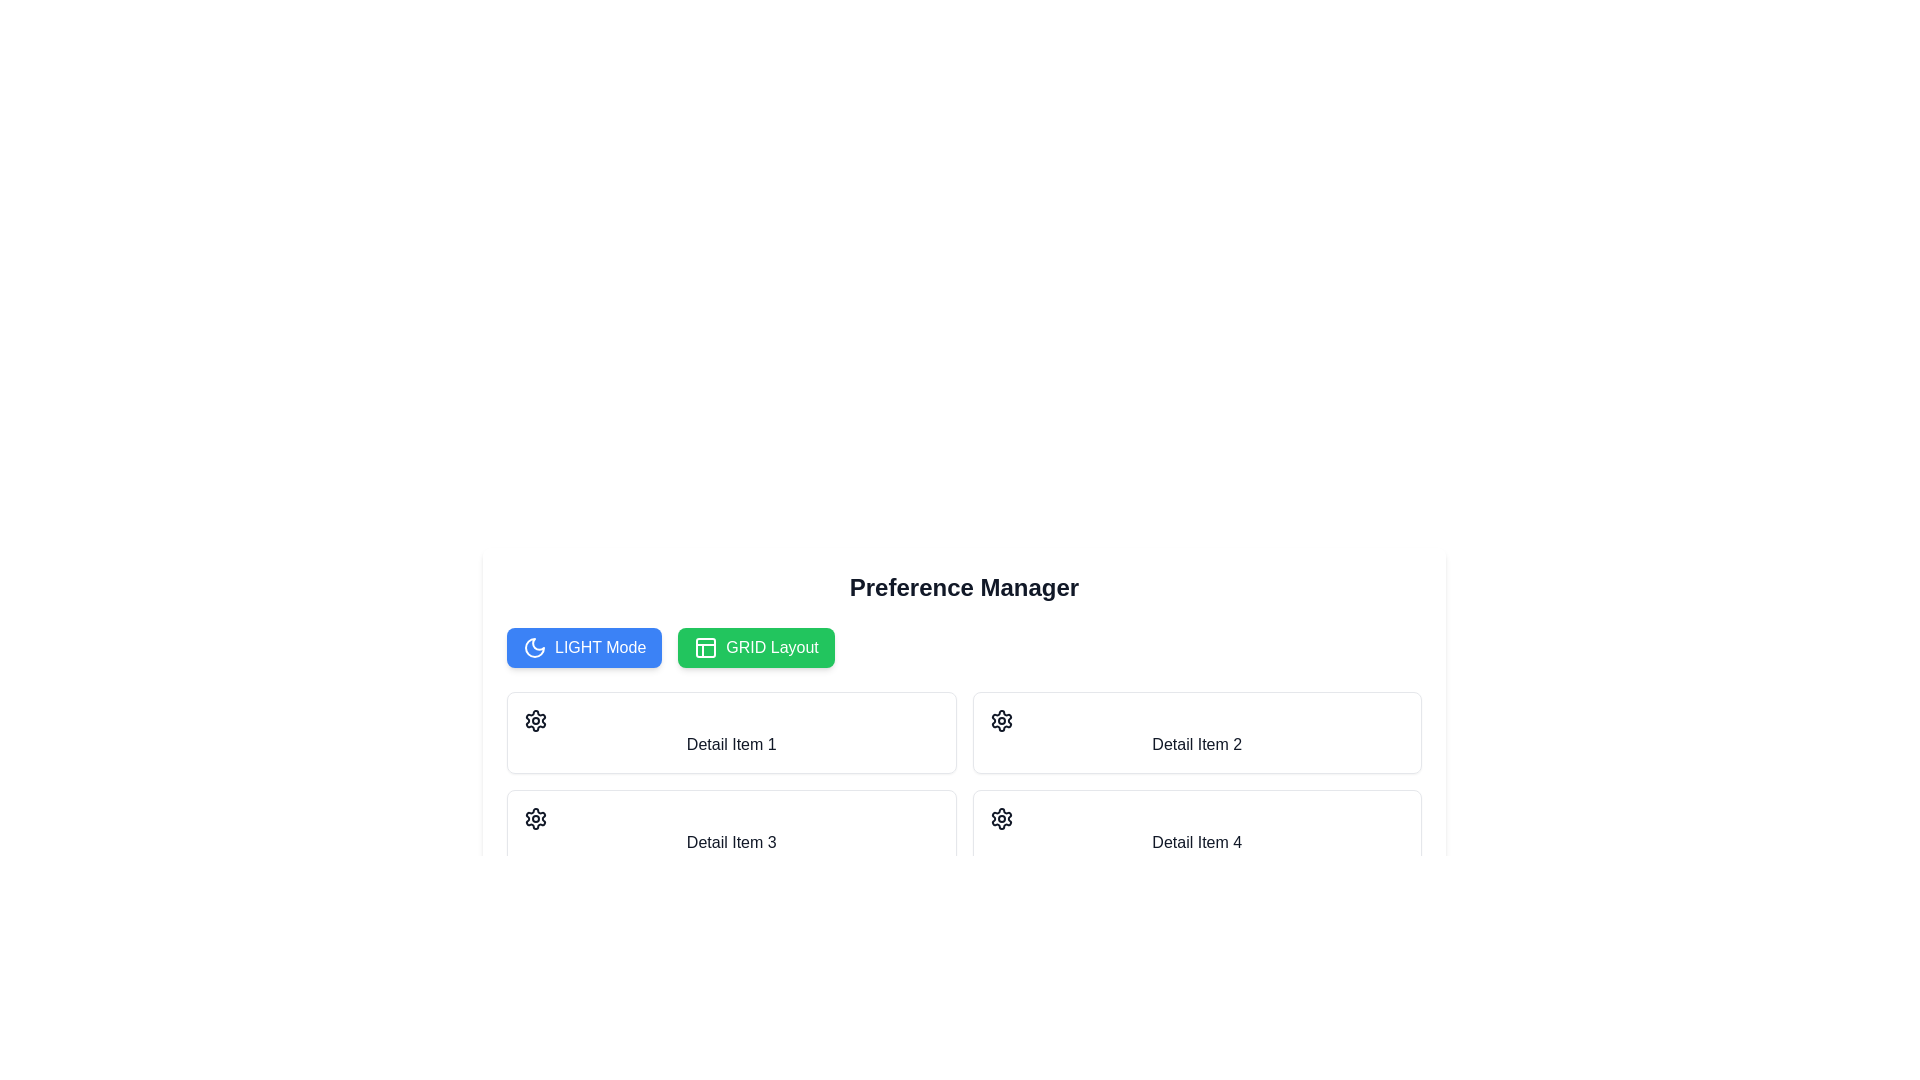  What do you see at coordinates (1001, 721) in the screenshot?
I see `the small gear icon in the top-right corner of the card labeled 'Detail Item 2', which symbolizes settings or configurations` at bounding box center [1001, 721].